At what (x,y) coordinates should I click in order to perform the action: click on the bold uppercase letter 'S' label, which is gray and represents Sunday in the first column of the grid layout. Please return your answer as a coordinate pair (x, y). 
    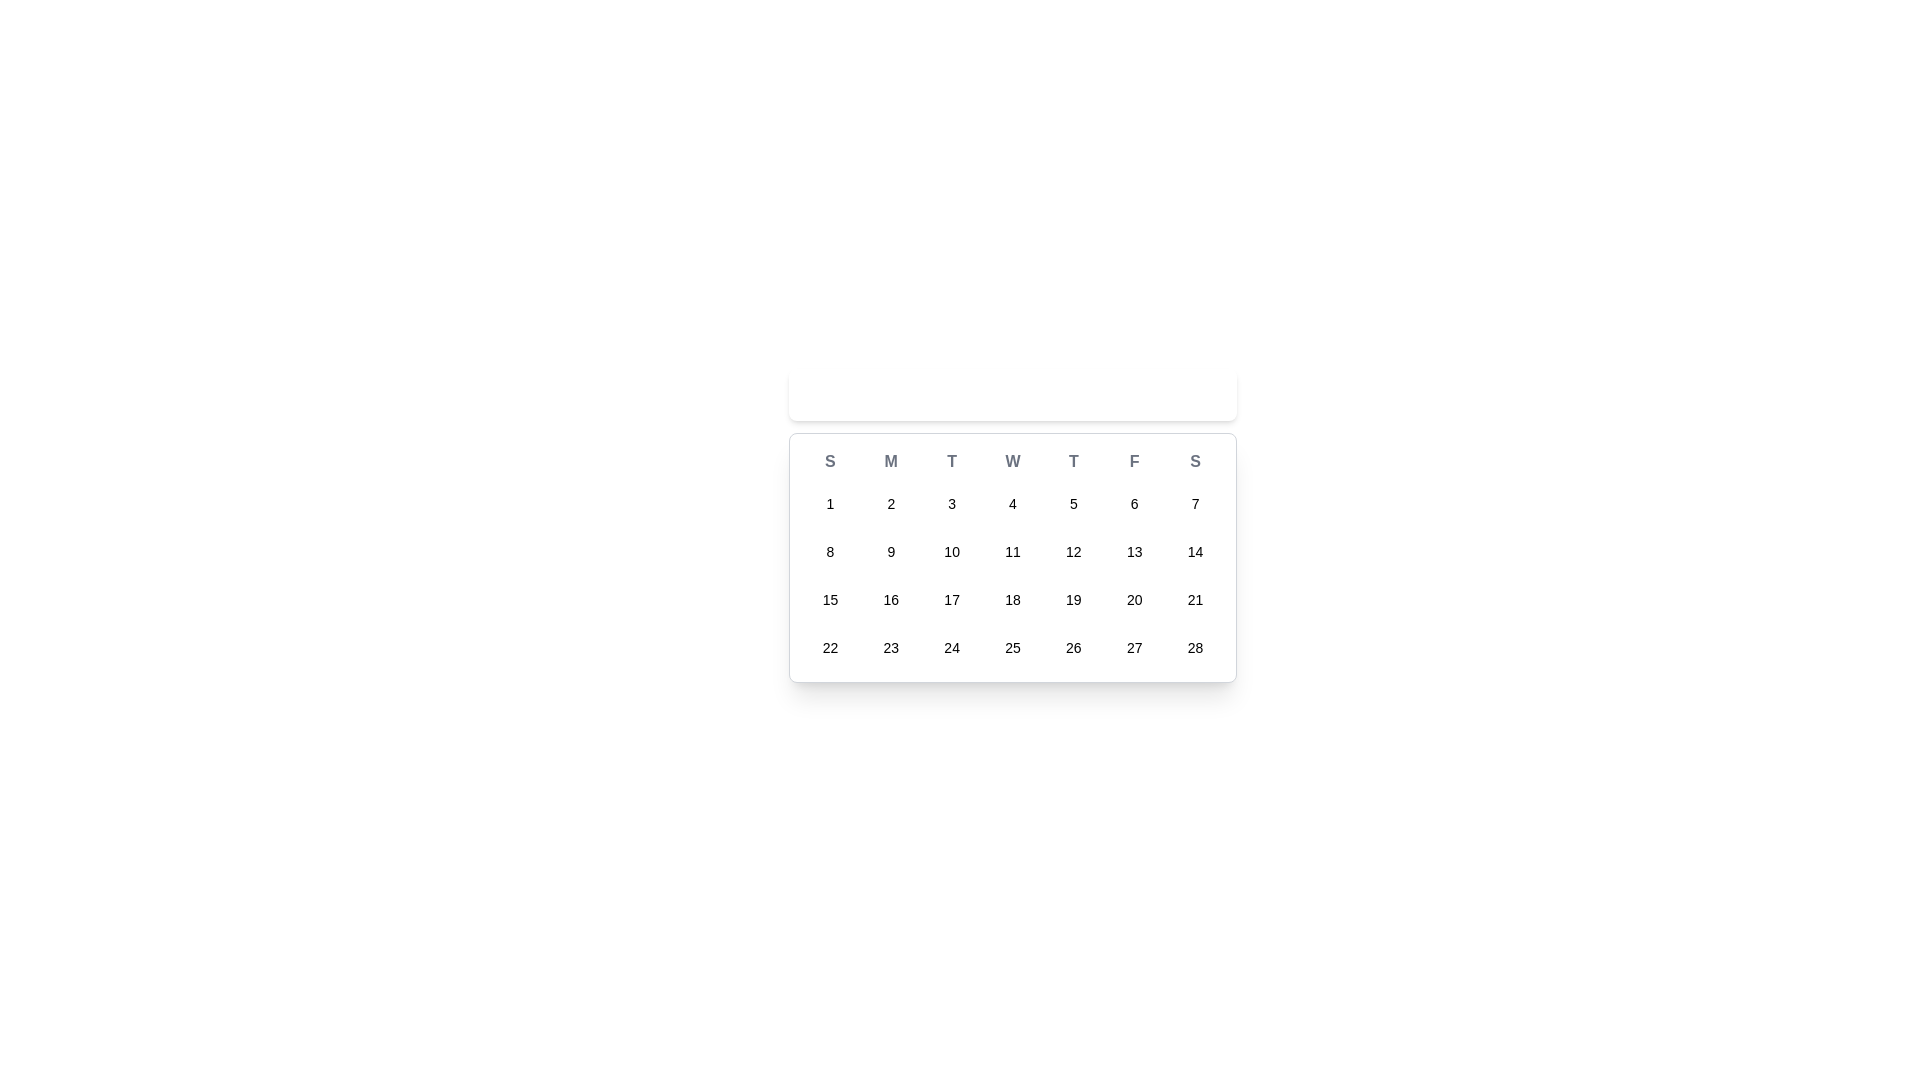
    Looking at the image, I should click on (830, 462).